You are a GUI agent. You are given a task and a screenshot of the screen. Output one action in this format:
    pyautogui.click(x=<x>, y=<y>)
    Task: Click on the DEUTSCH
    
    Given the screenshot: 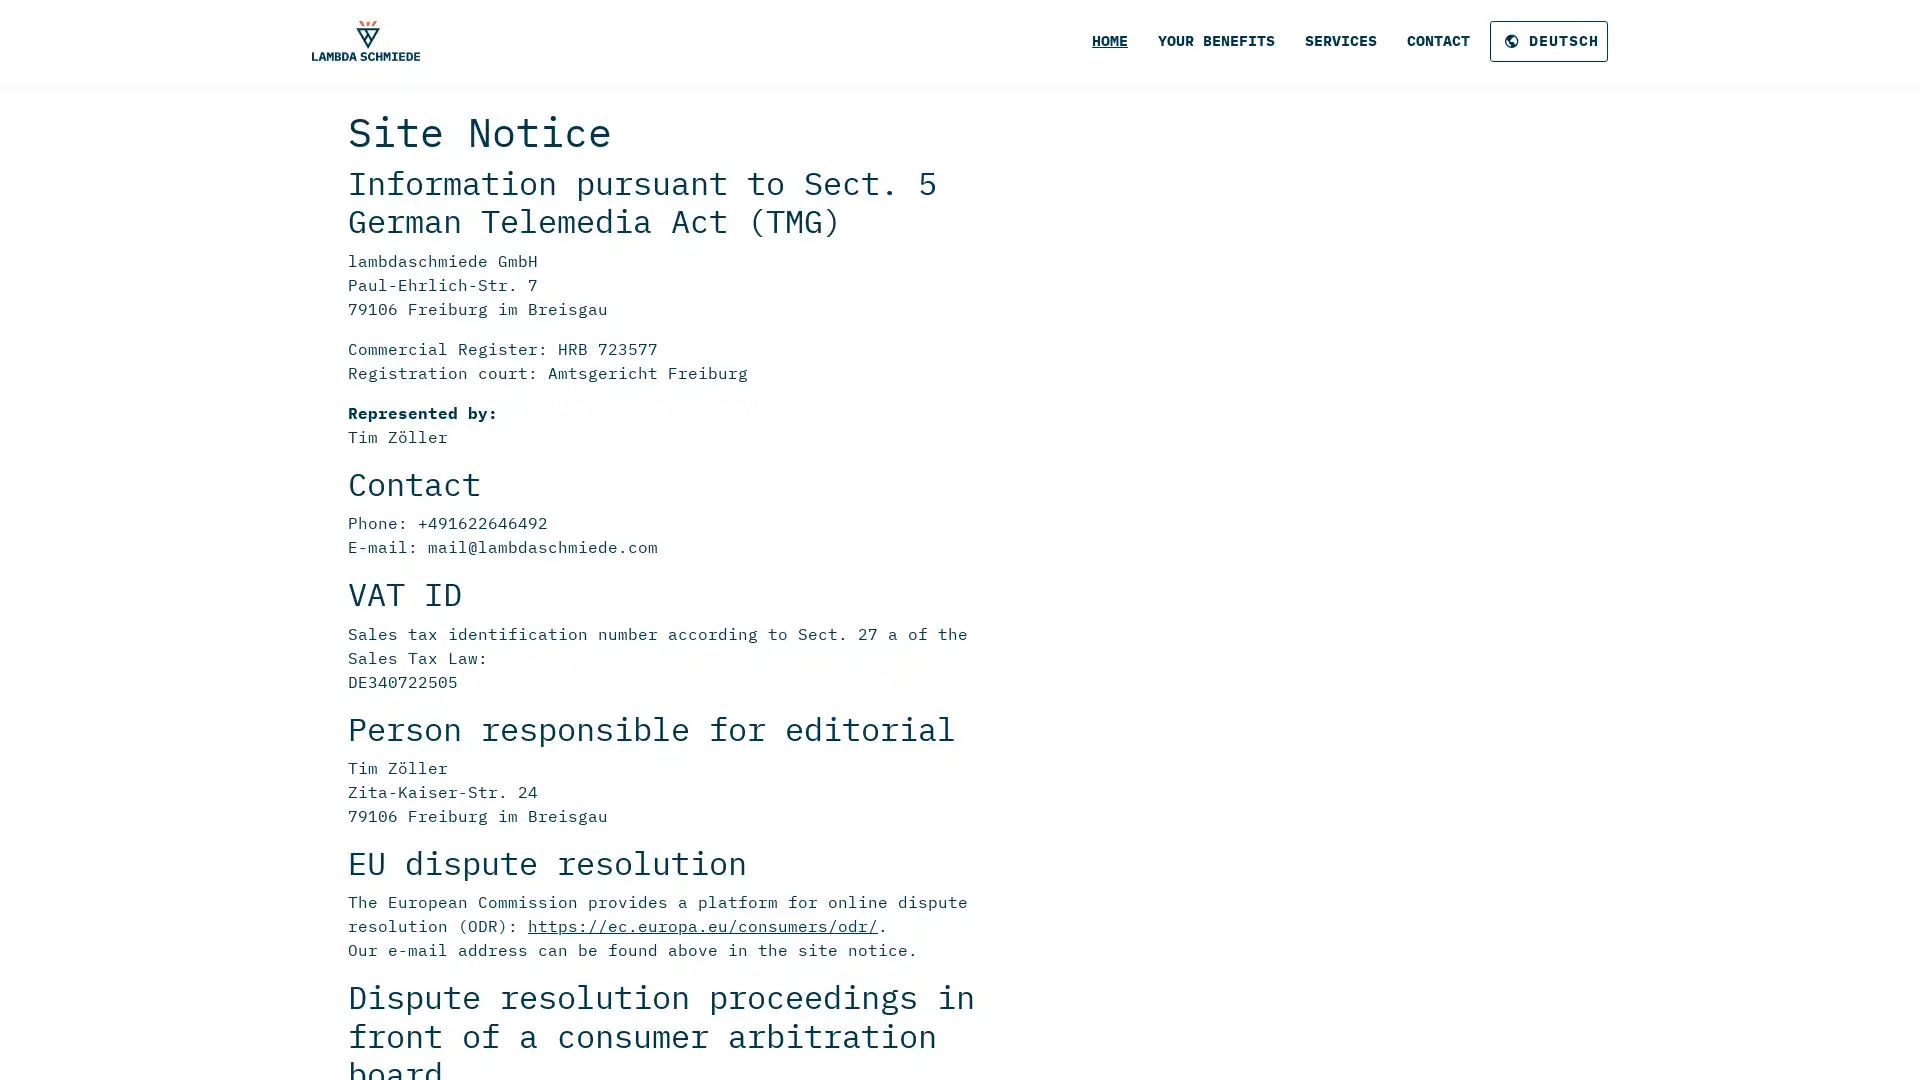 What is the action you would take?
    pyautogui.click(x=1548, y=41)
    